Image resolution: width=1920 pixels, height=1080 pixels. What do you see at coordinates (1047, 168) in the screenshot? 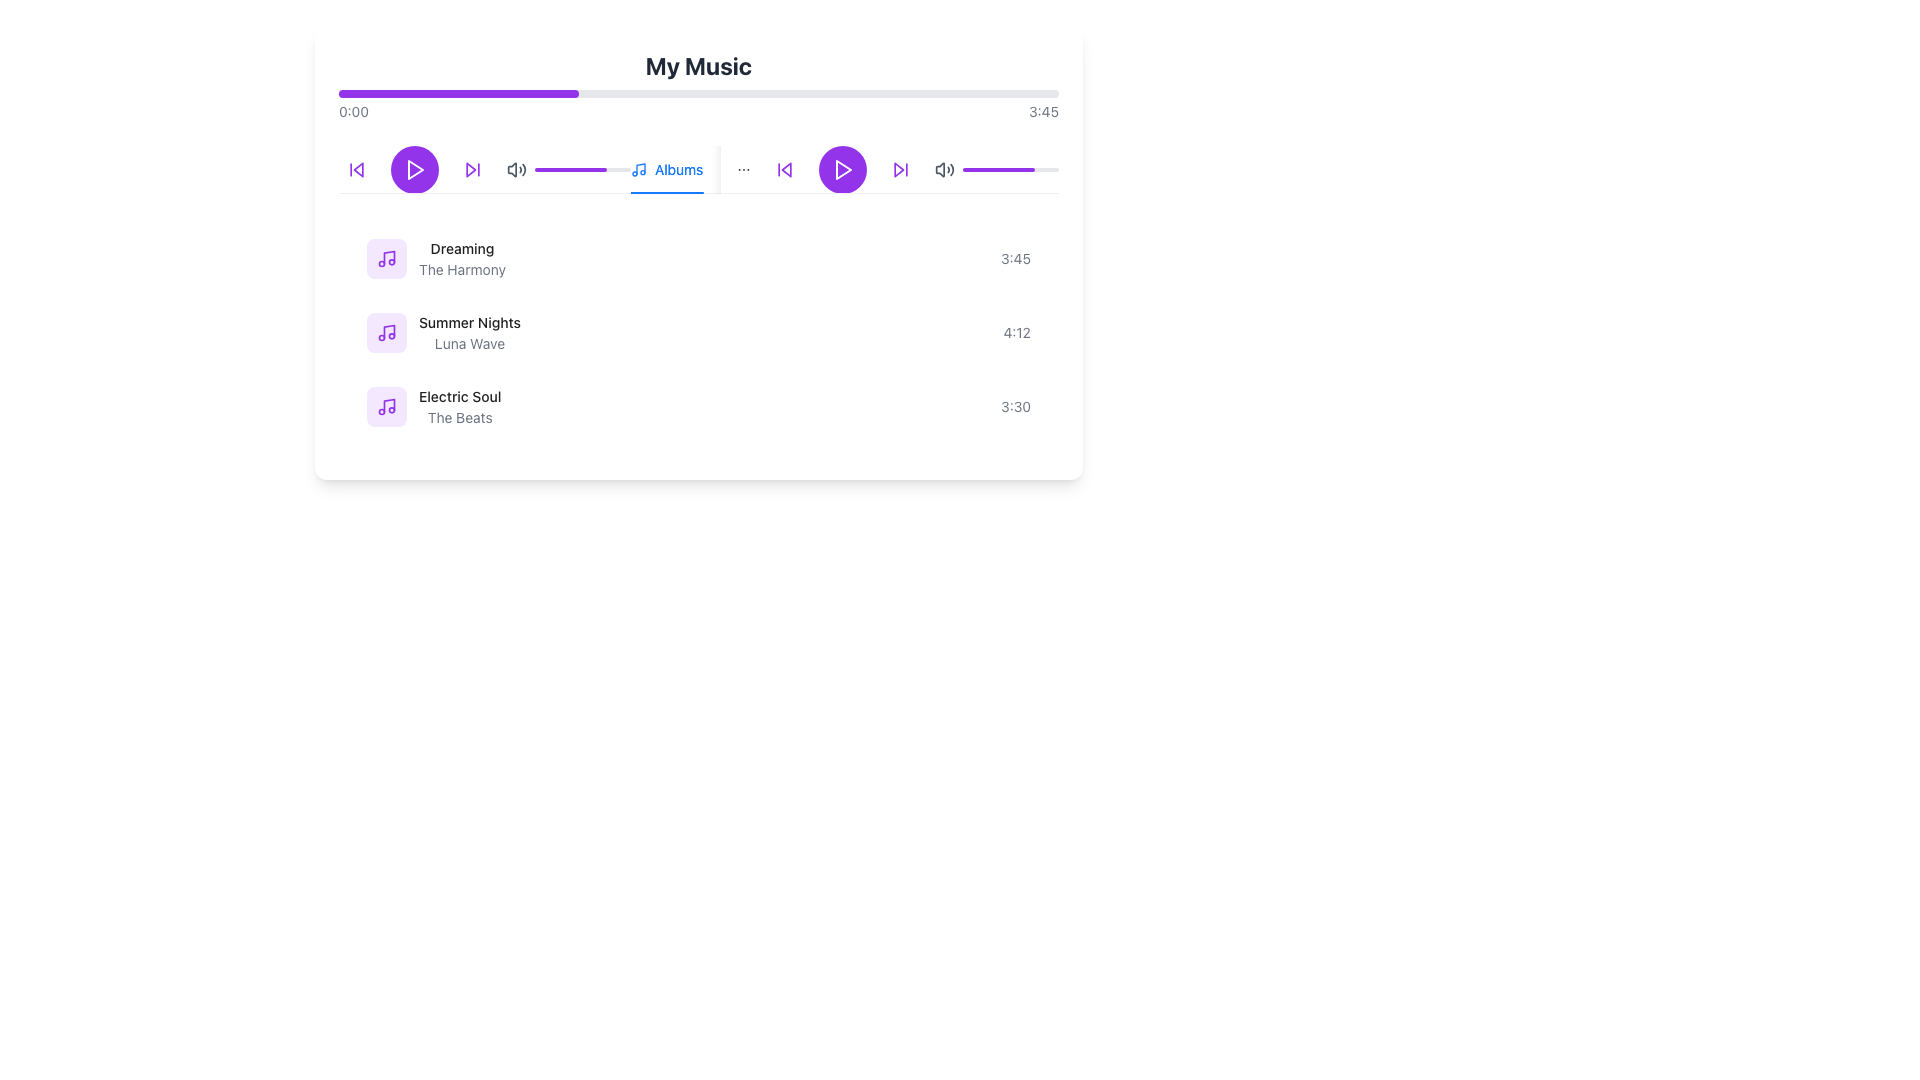
I see `volume` at bounding box center [1047, 168].